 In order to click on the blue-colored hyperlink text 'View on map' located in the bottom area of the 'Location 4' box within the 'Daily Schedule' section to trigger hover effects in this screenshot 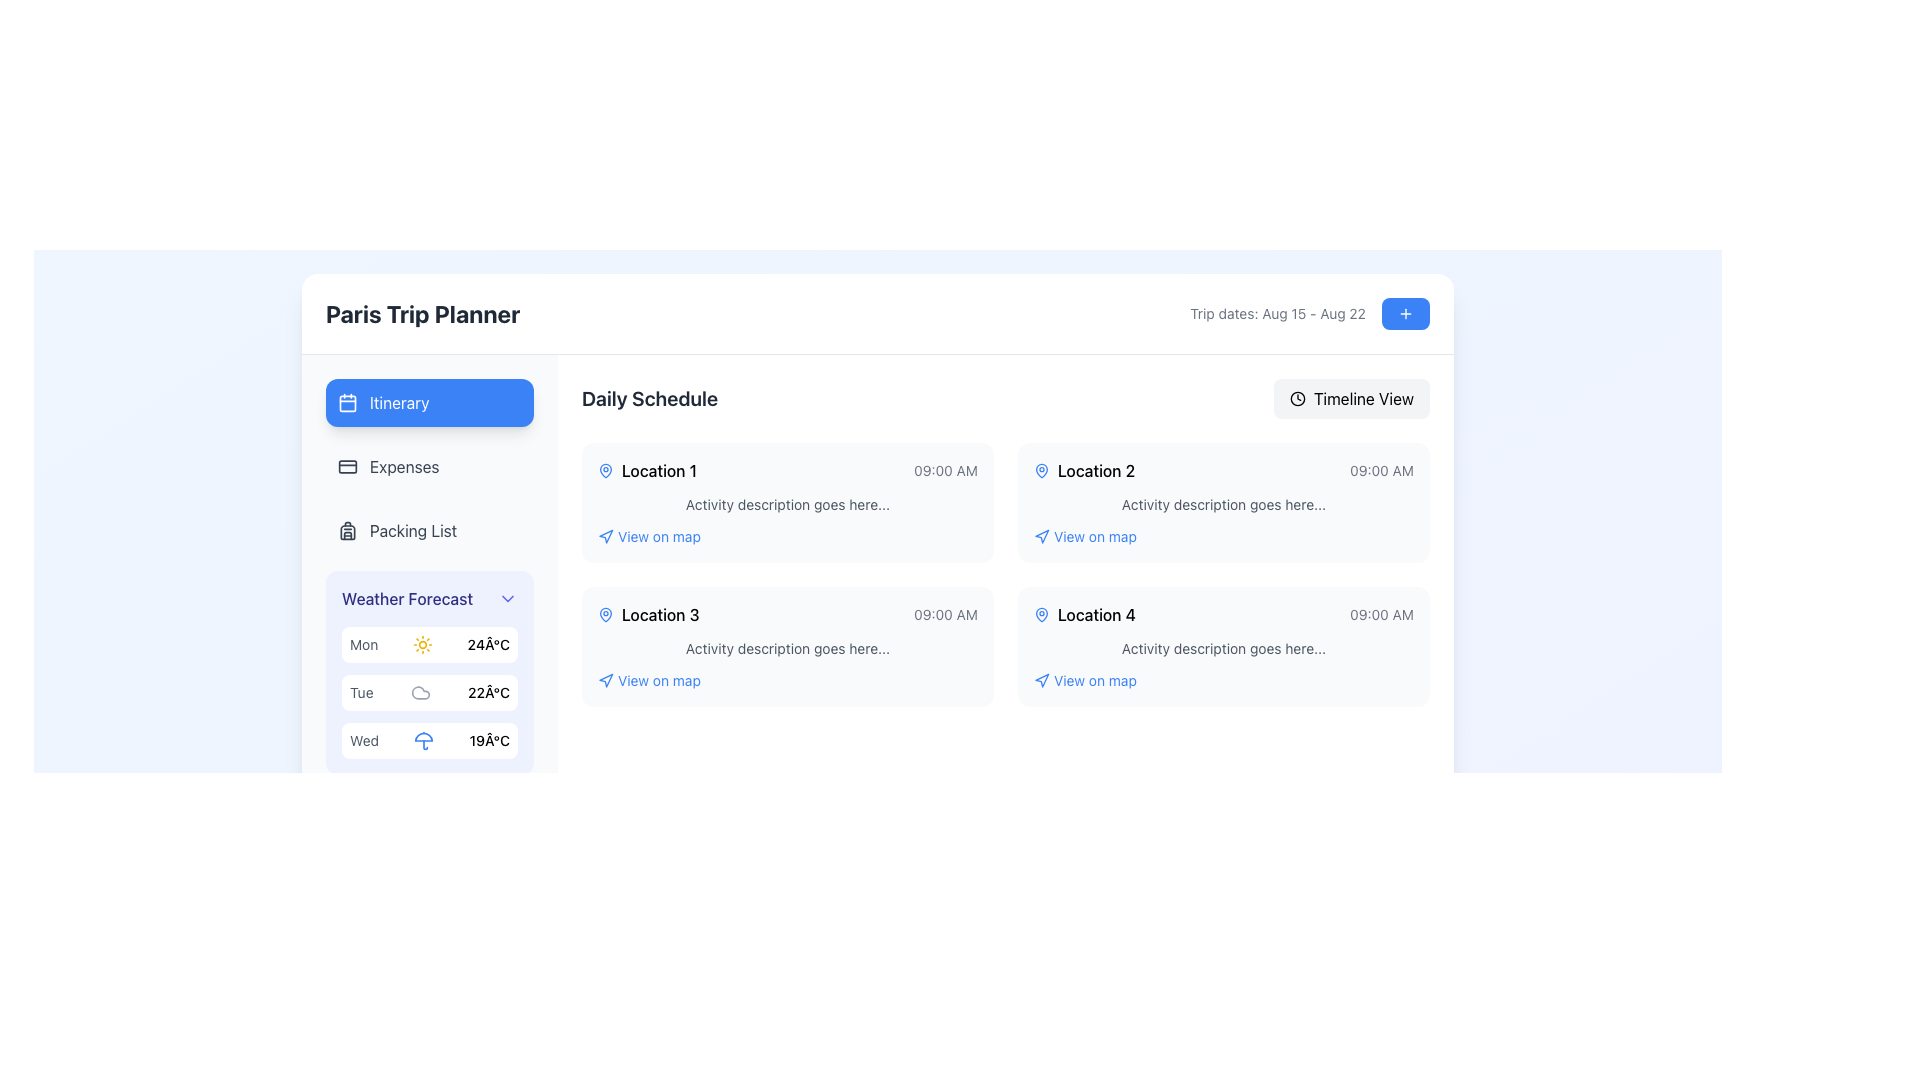, I will do `click(1094, 680)`.